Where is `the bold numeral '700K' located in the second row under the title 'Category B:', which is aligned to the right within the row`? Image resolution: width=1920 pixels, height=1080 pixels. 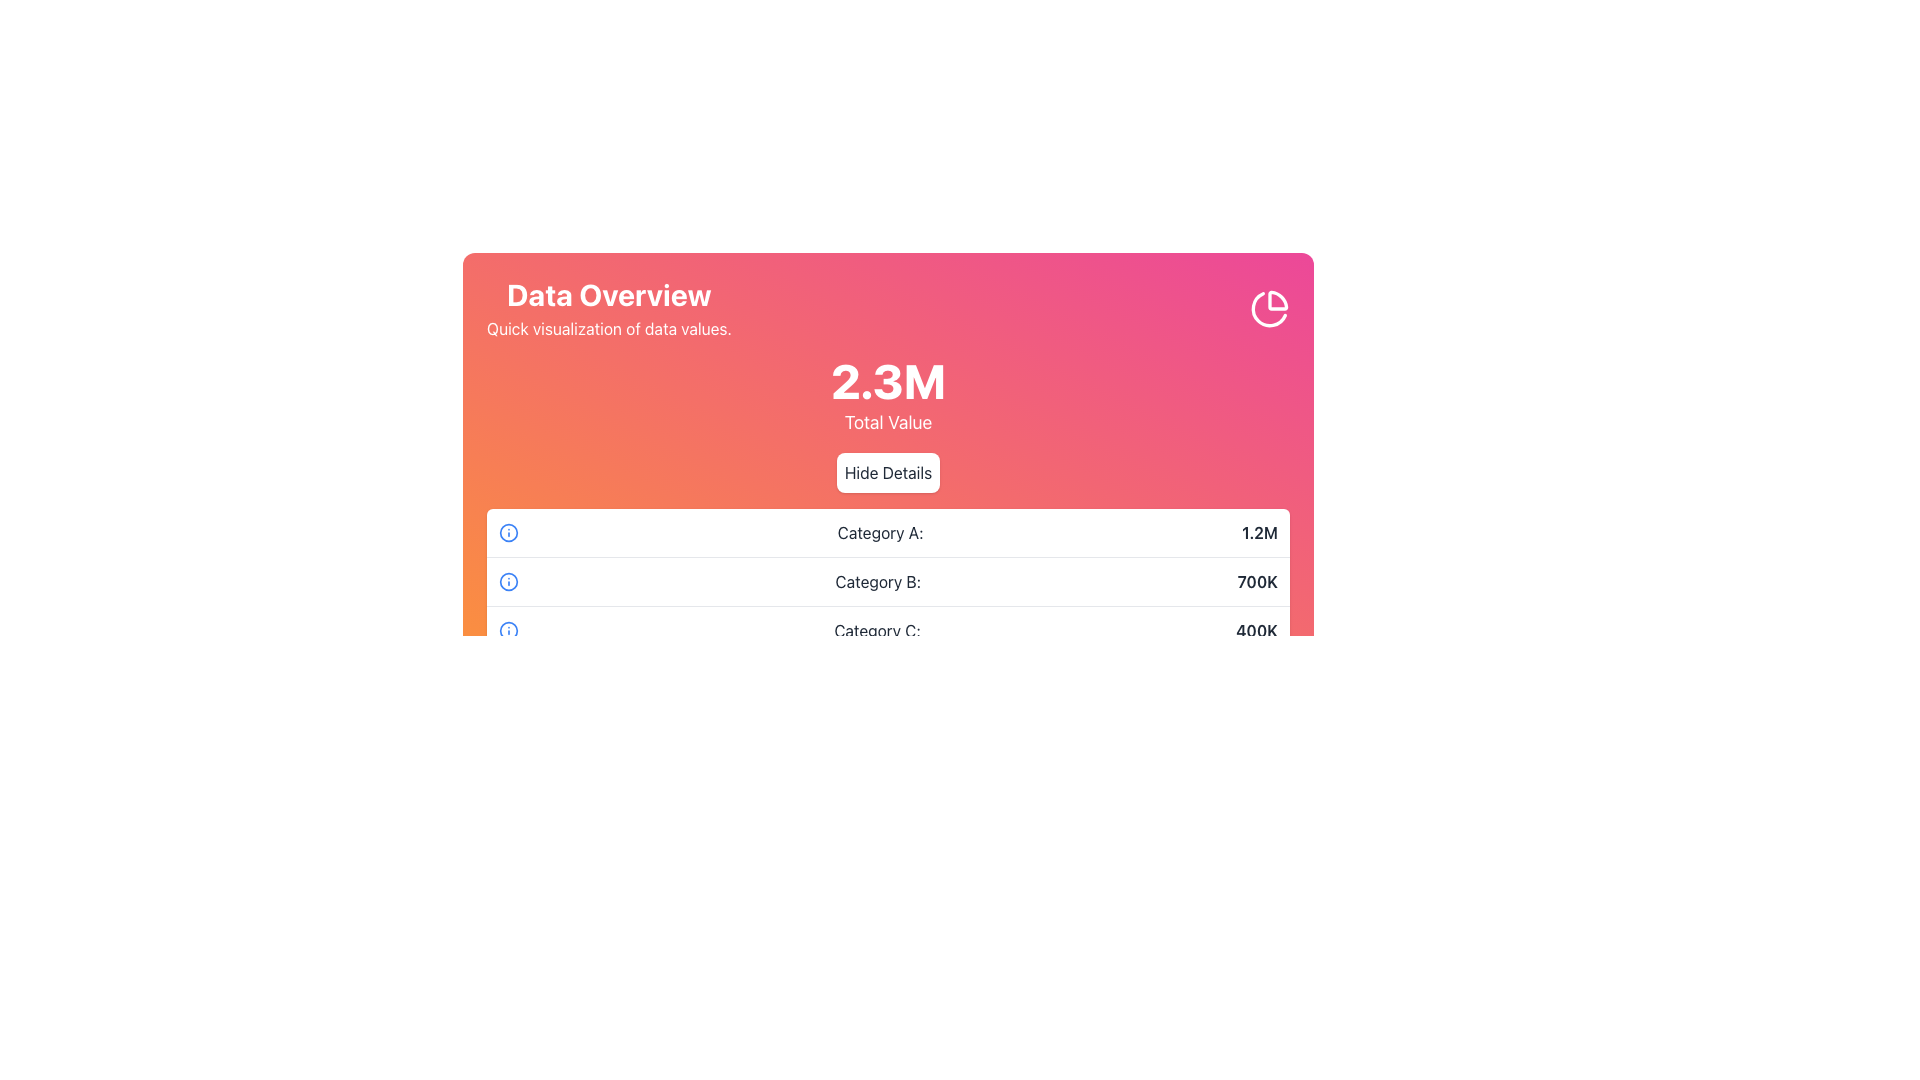
the bold numeral '700K' located in the second row under the title 'Category B:', which is aligned to the right within the row is located at coordinates (1256, 582).